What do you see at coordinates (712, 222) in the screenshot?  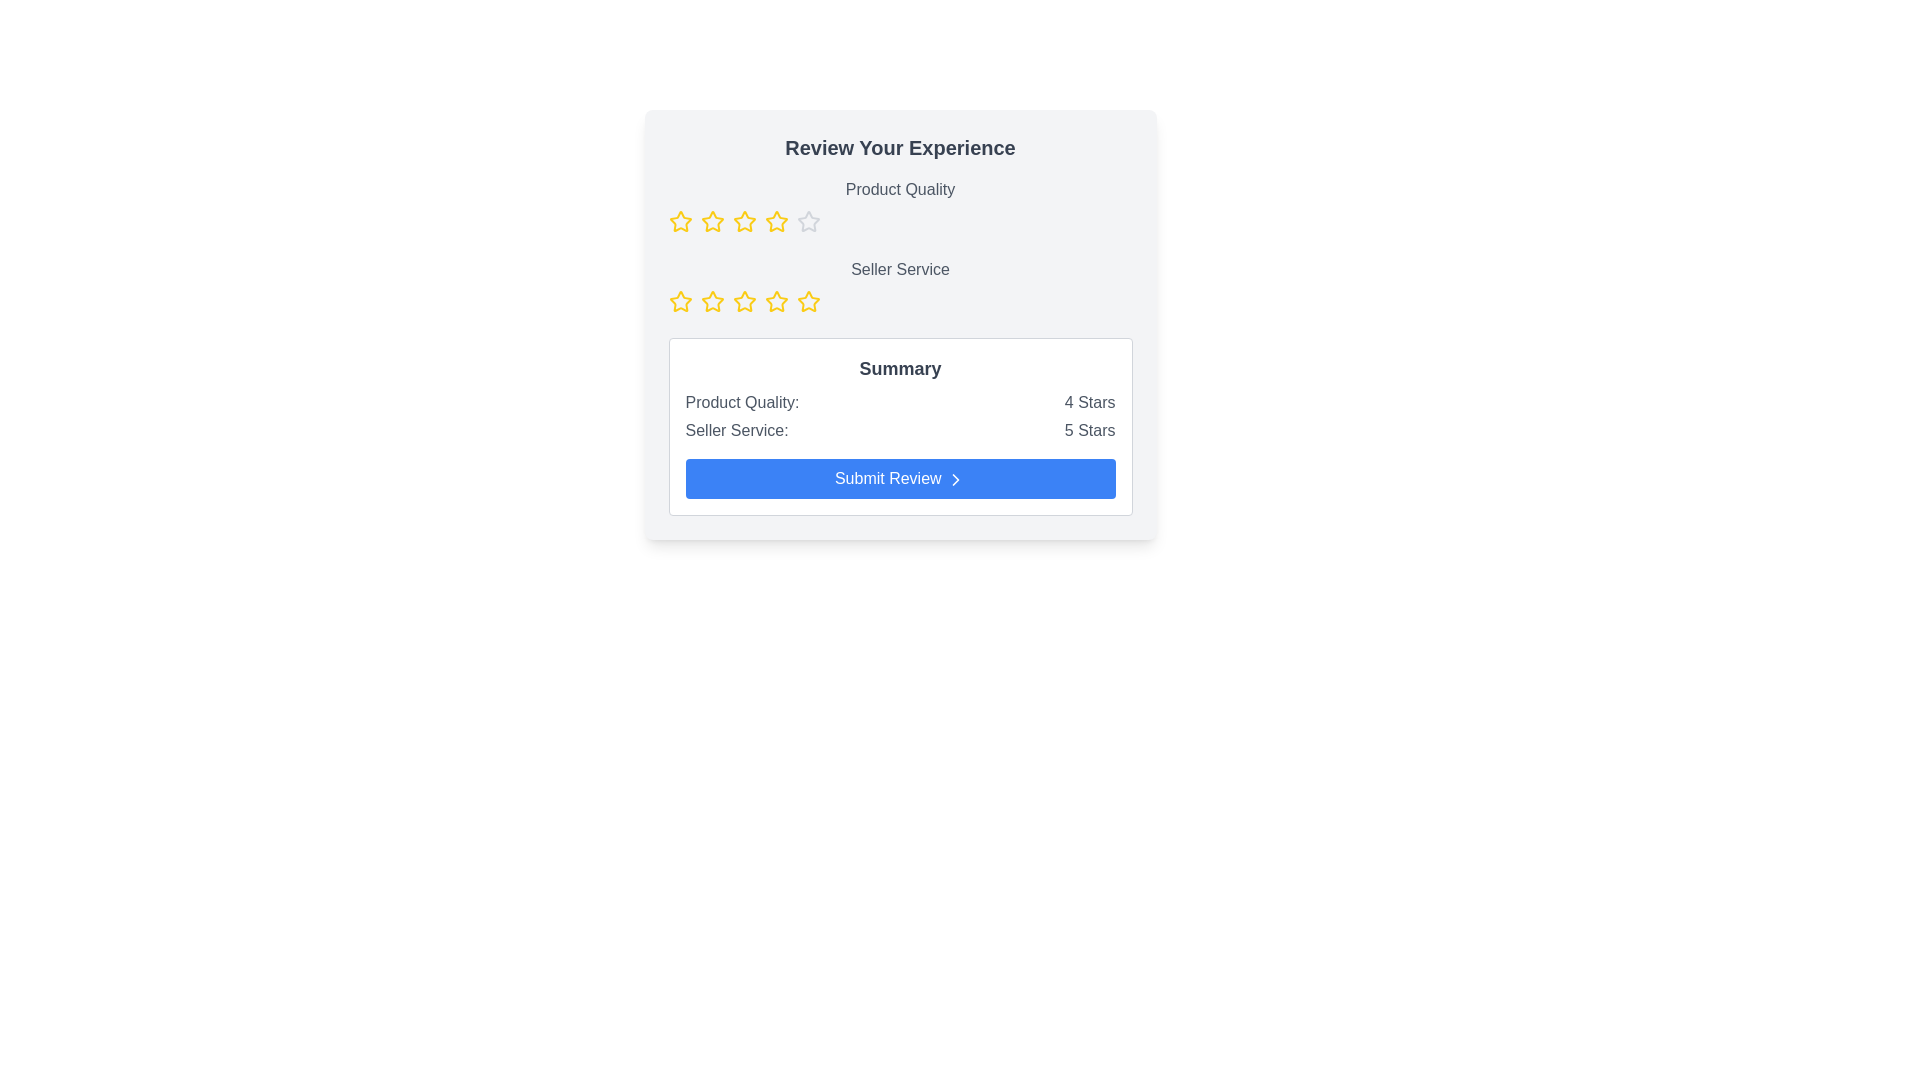 I see `the third star icon in the rating component under the 'Product Quality' section` at bounding box center [712, 222].